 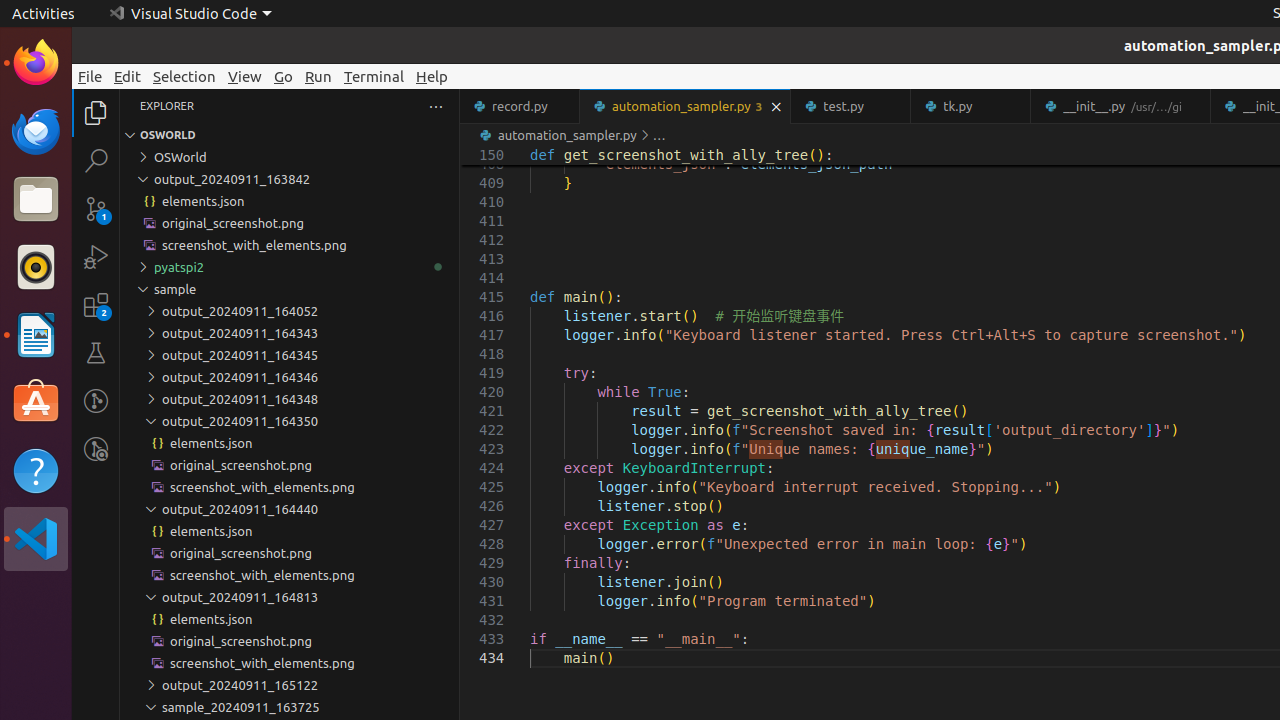 I want to click on 'output_20240911_163842', so click(x=288, y=177).